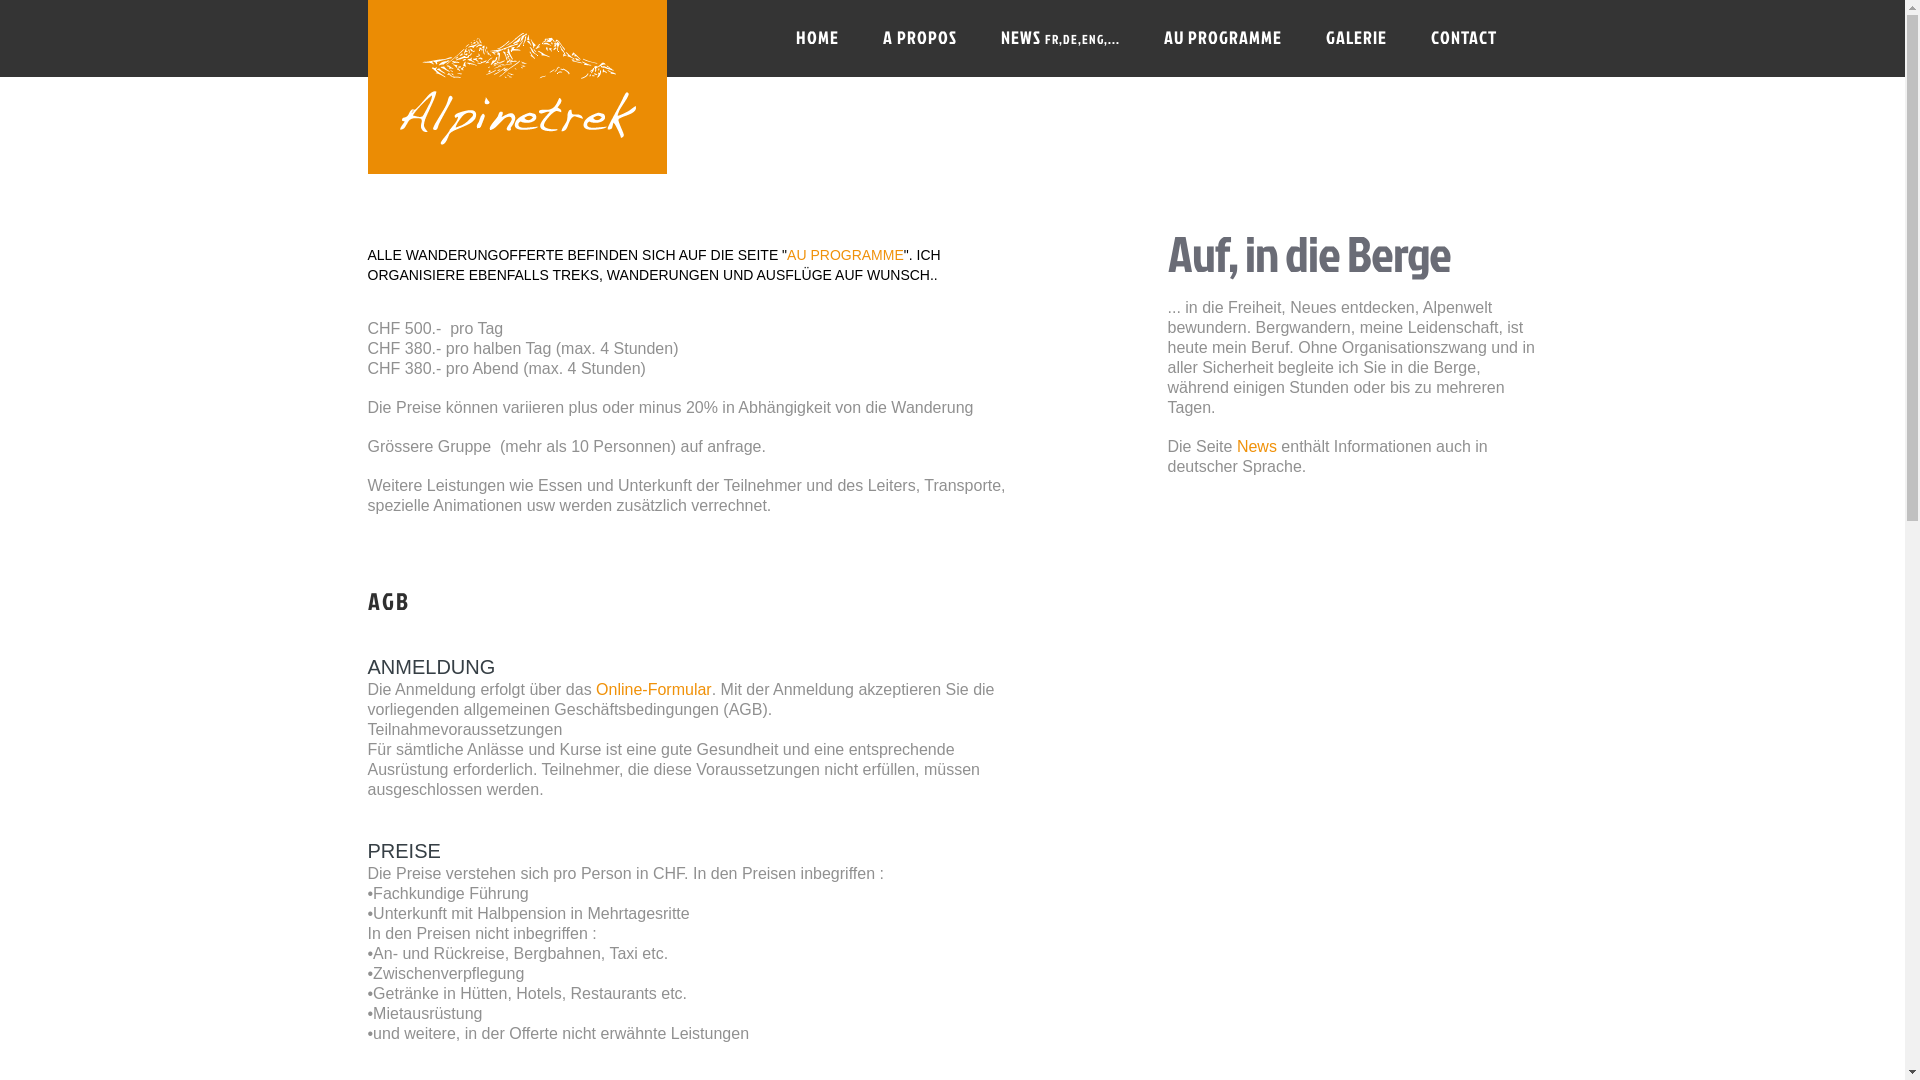 This screenshot has height=1080, width=1920. I want to click on 'NEWS FR,DE,ENG,...', so click(983, 38).